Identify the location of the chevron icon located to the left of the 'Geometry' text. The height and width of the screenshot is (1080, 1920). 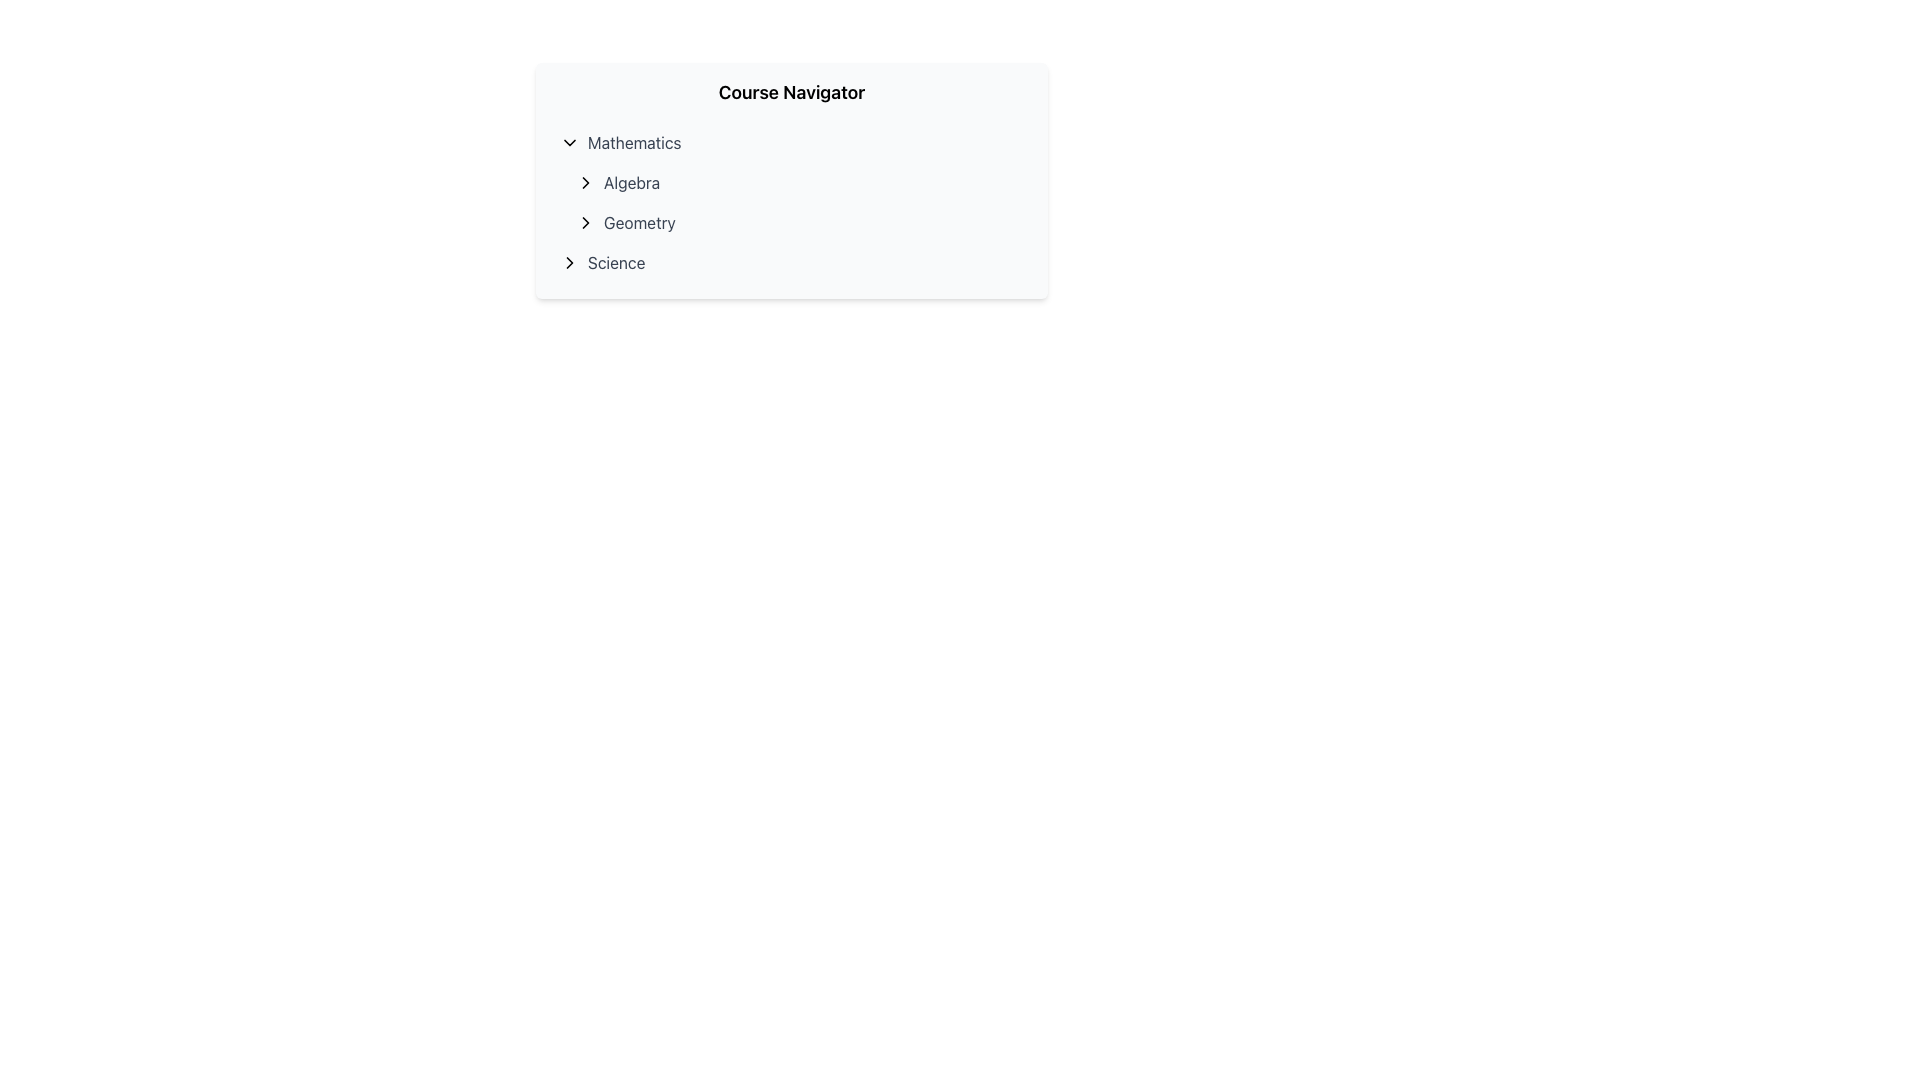
(584, 223).